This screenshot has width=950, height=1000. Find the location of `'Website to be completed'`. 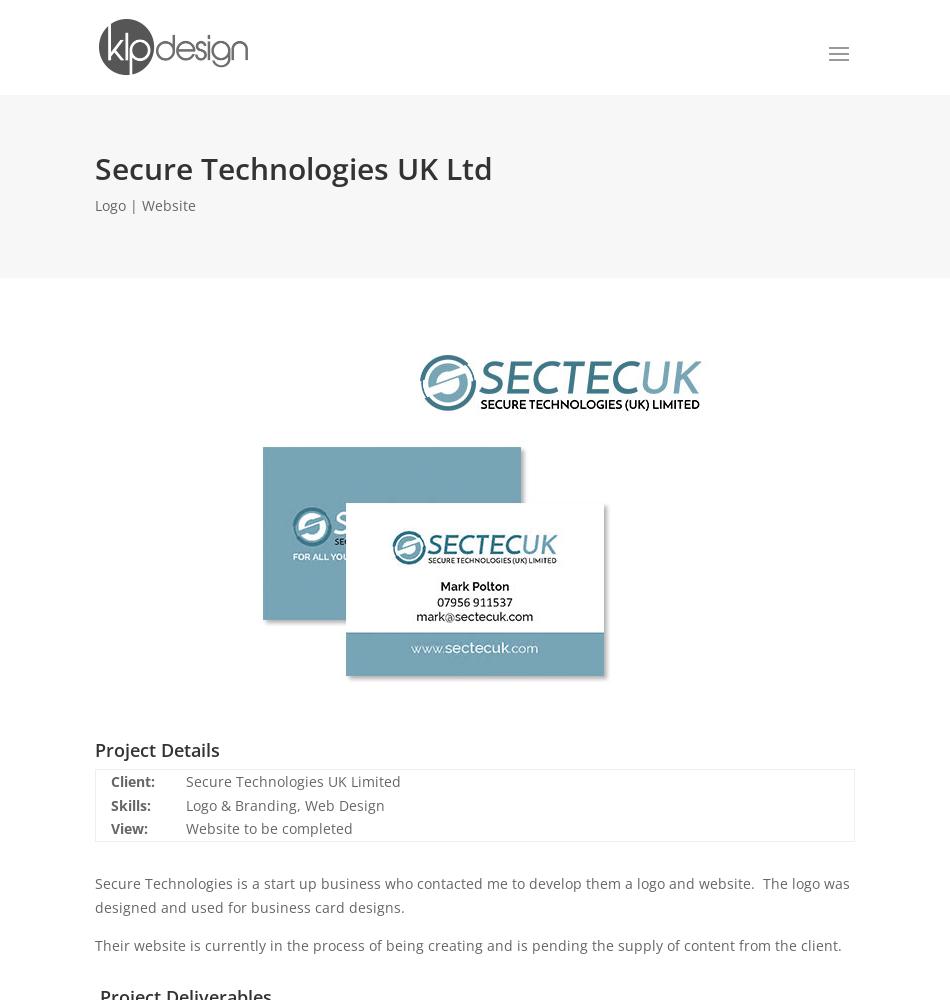

'Website to be completed' is located at coordinates (268, 827).